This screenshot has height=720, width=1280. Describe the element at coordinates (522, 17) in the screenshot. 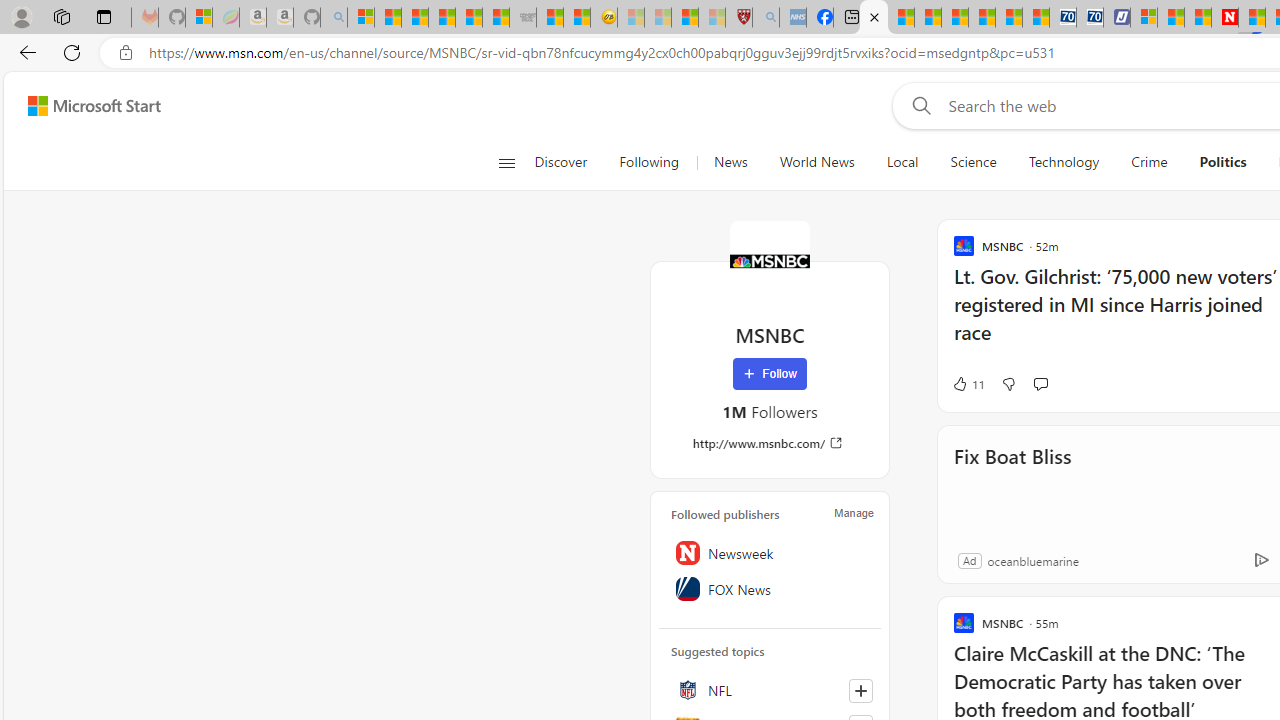

I see `'Combat Siege'` at that location.